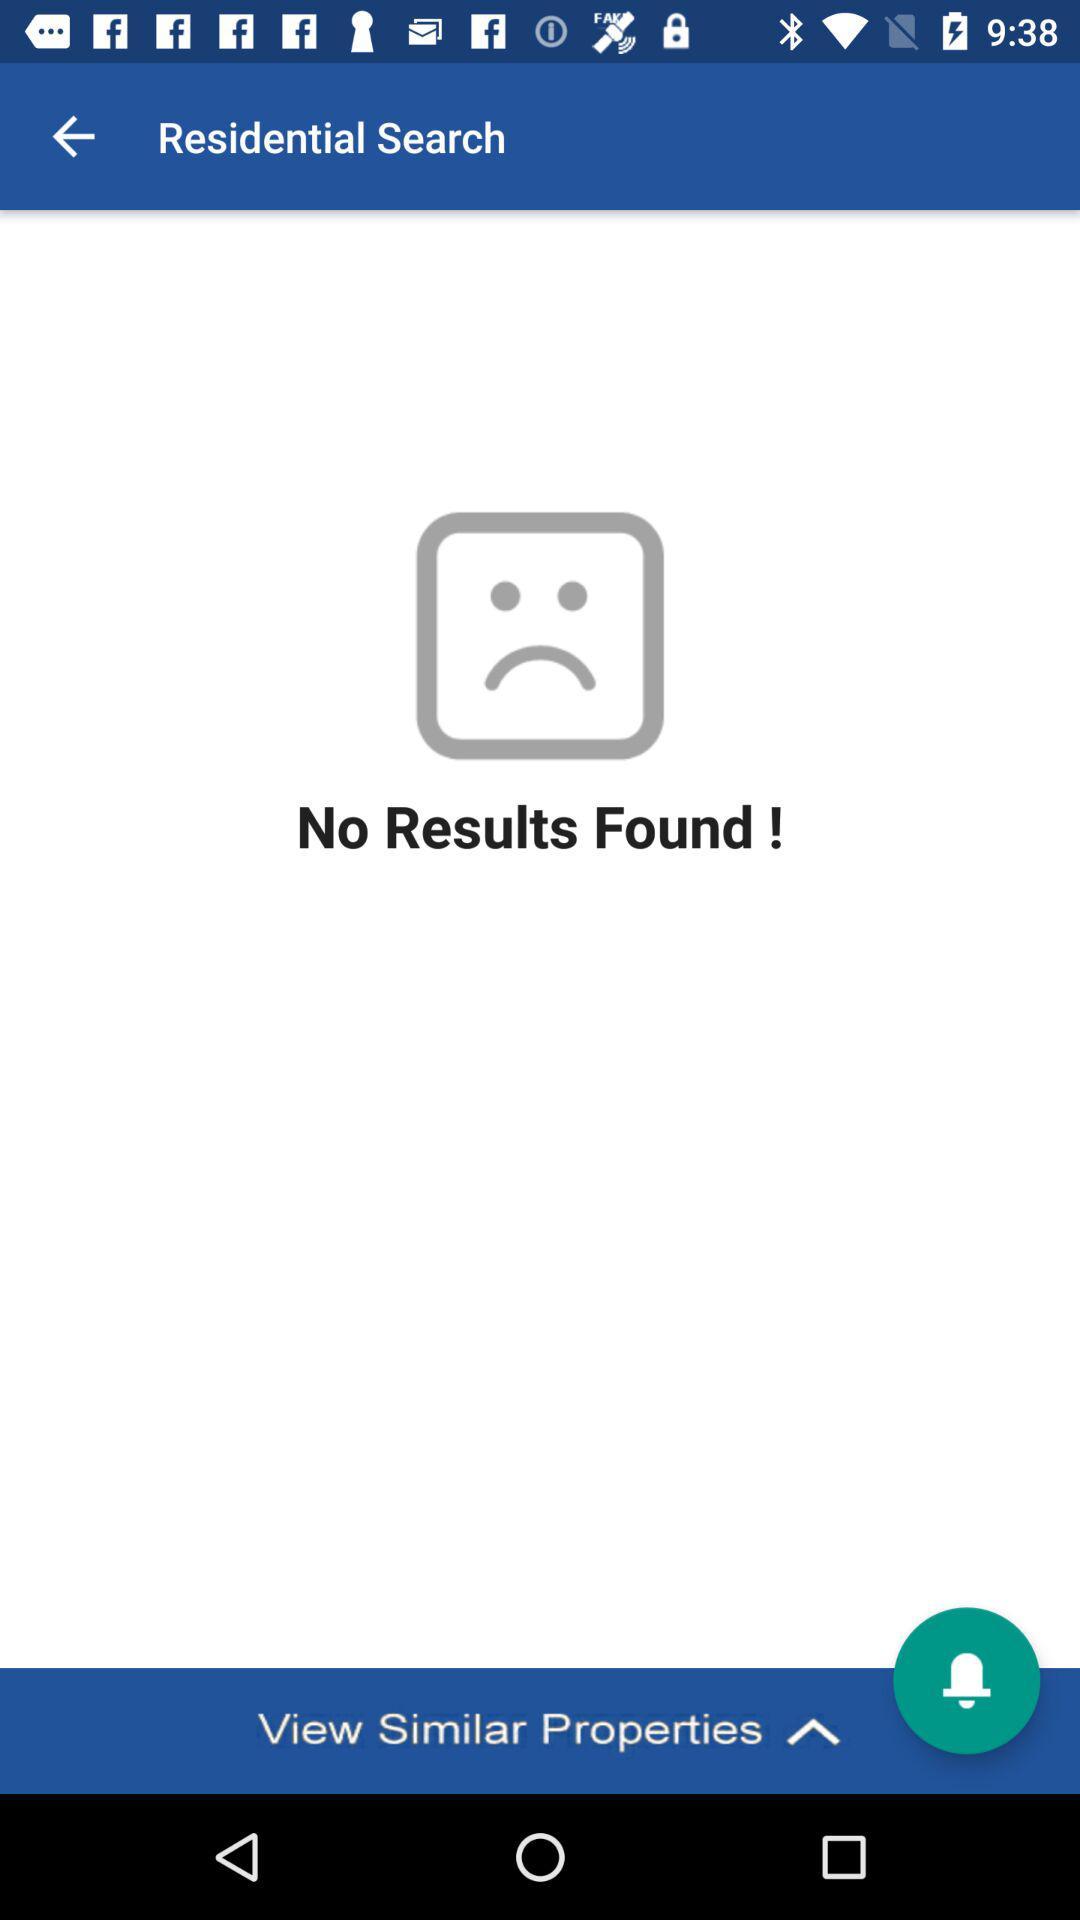 This screenshot has height=1920, width=1080. What do you see at coordinates (965, 1680) in the screenshot?
I see `get notification` at bounding box center [965, 1680].